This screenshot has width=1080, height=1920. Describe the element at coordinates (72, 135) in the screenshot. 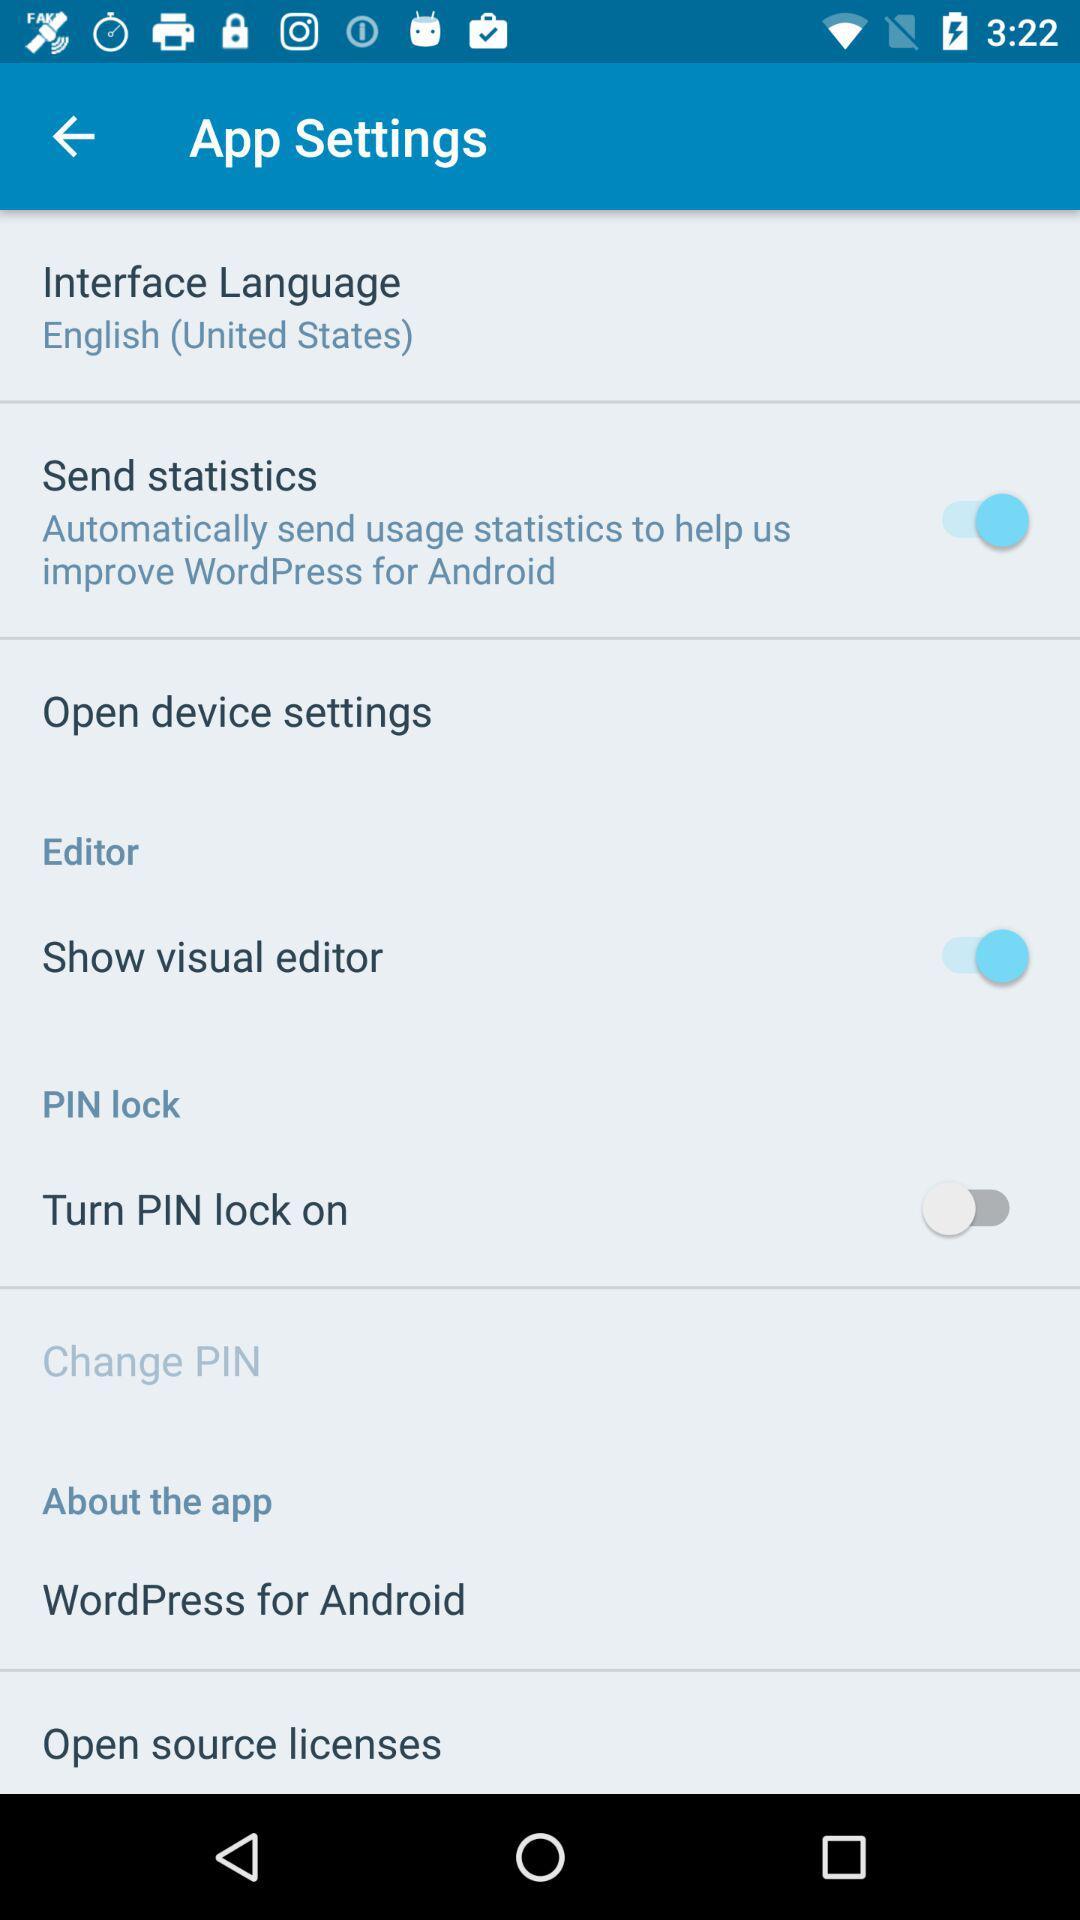

I see `item next to app settings icon` at that location.